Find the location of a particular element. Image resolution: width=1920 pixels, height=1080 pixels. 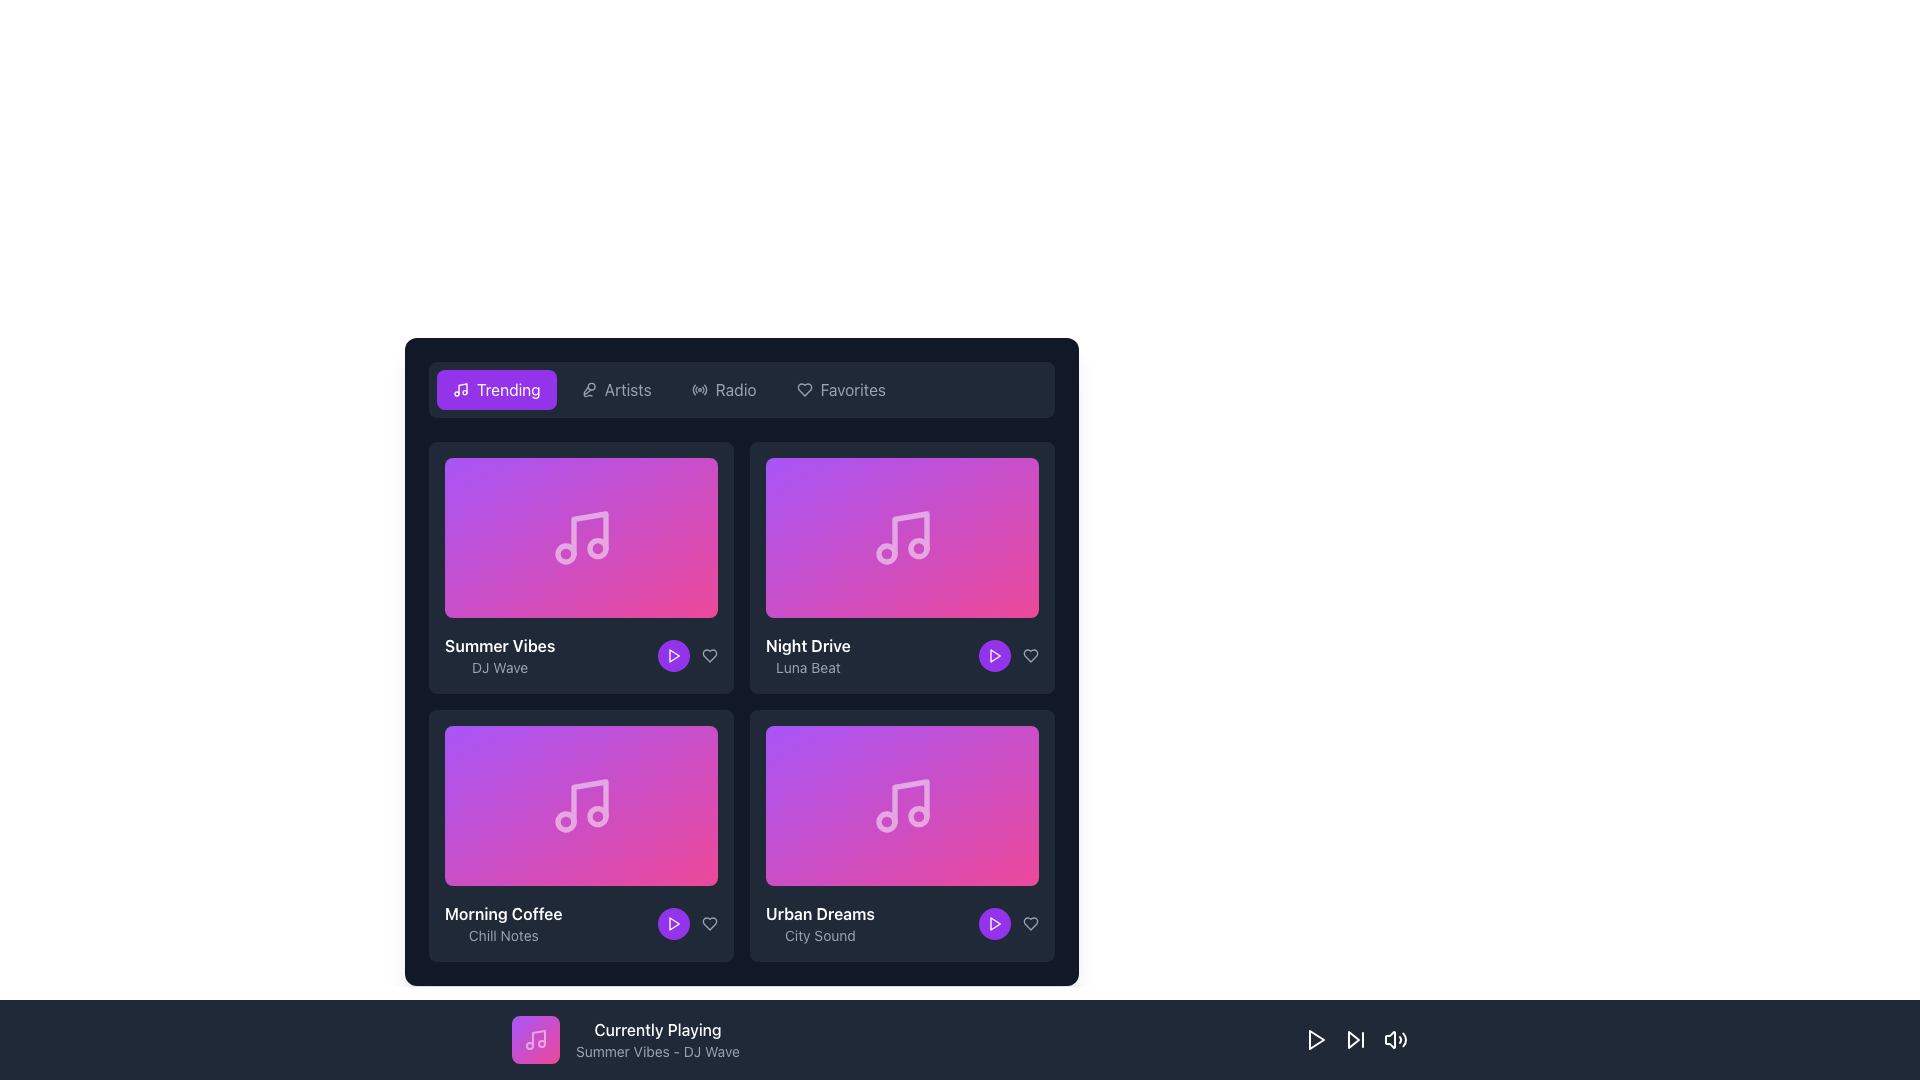

the stylized heart icon located at the bottom-right corner of the 'Morning Coffee' music card to change its color to red is located at coordinates (710, 924).